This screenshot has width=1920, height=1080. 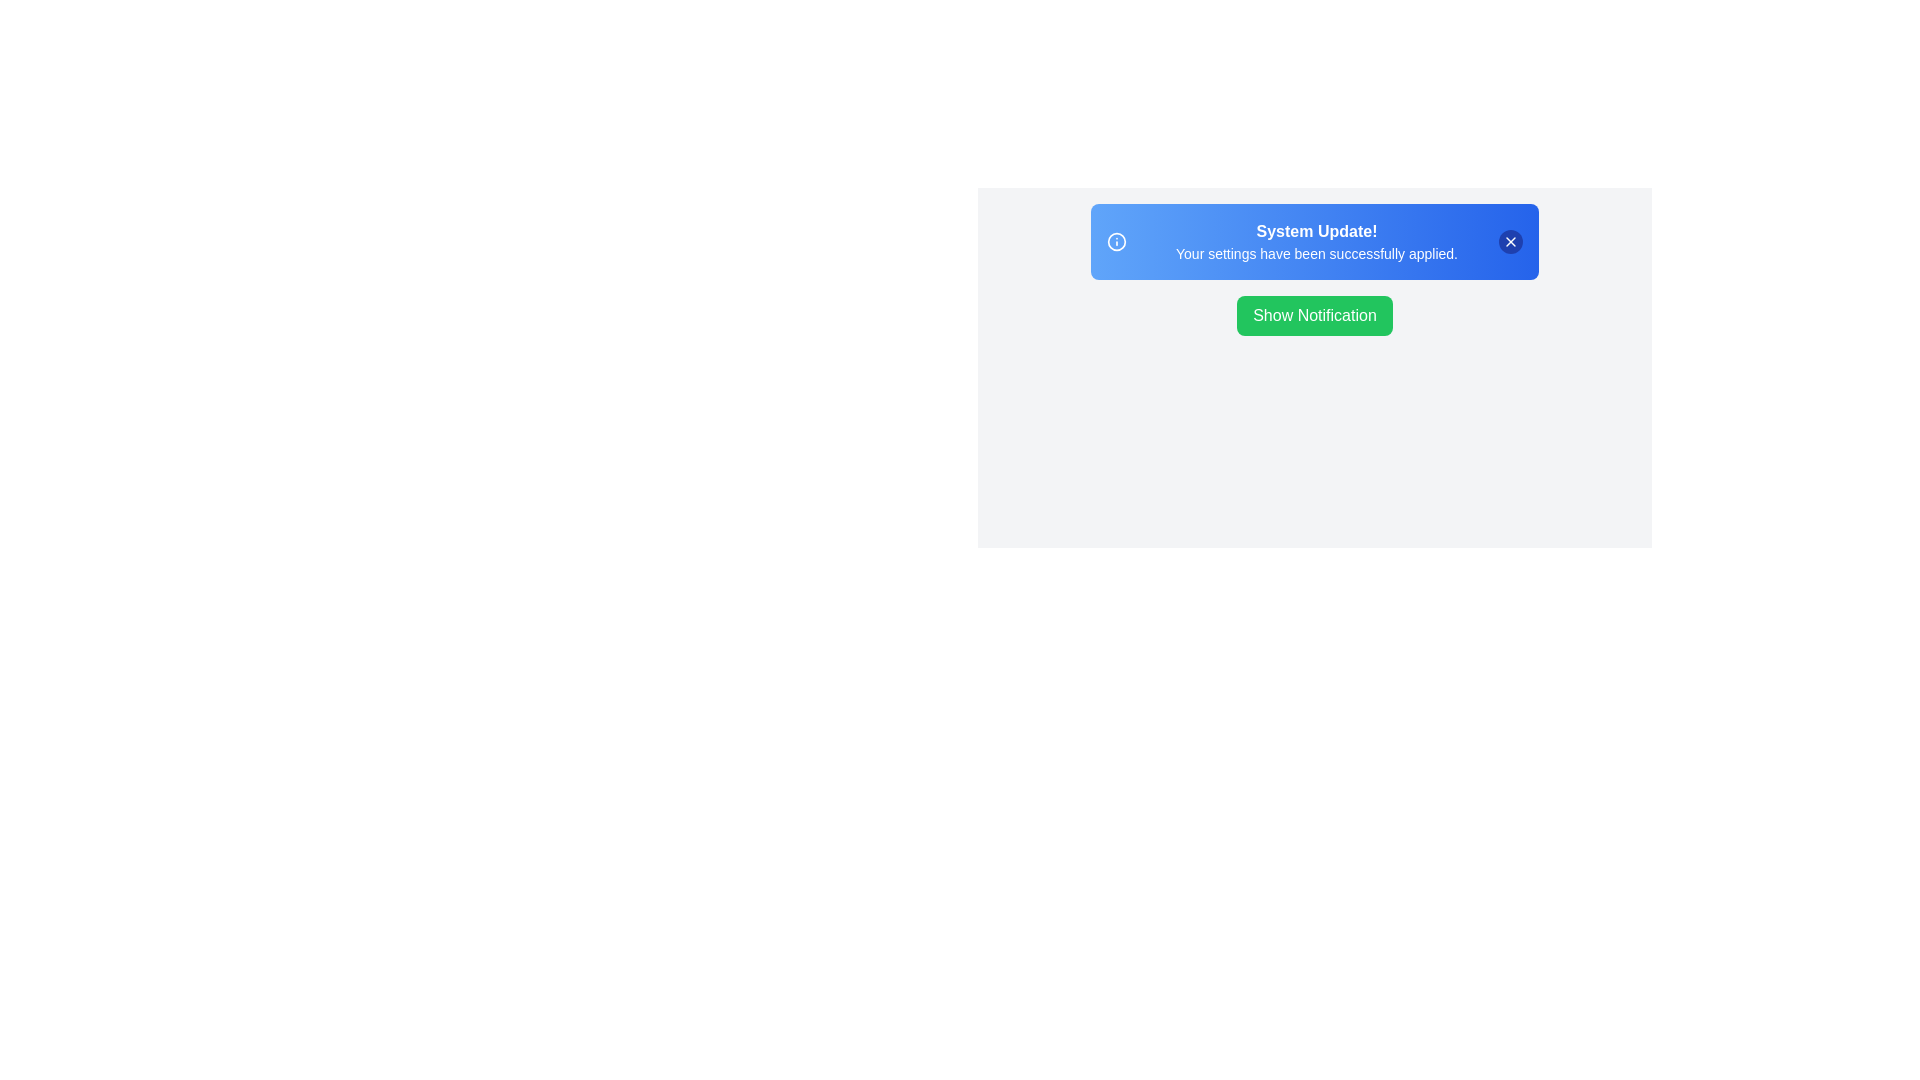 I want to click on the 'Show Notification' button to re-display the snackbar notification, so click(x=1315, y=315).